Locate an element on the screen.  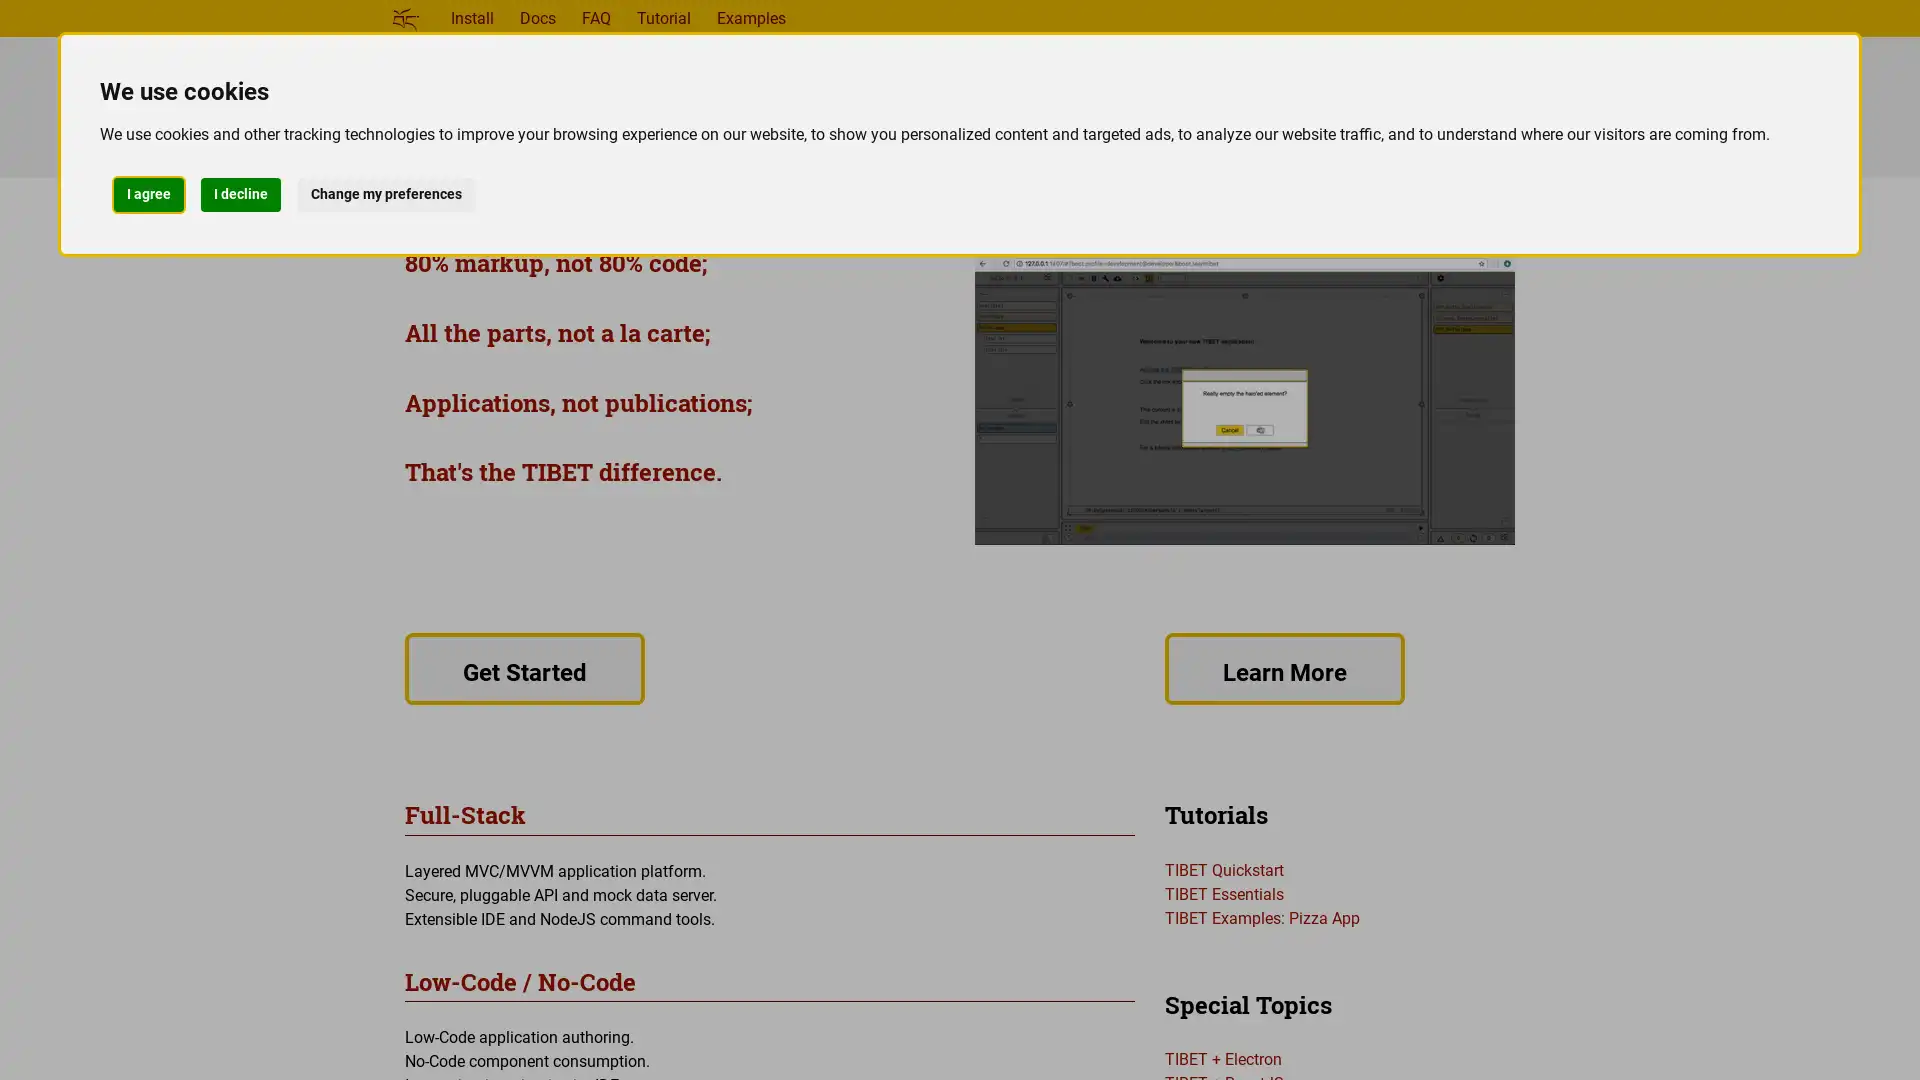
I decline is located at coordinates (240, 193).